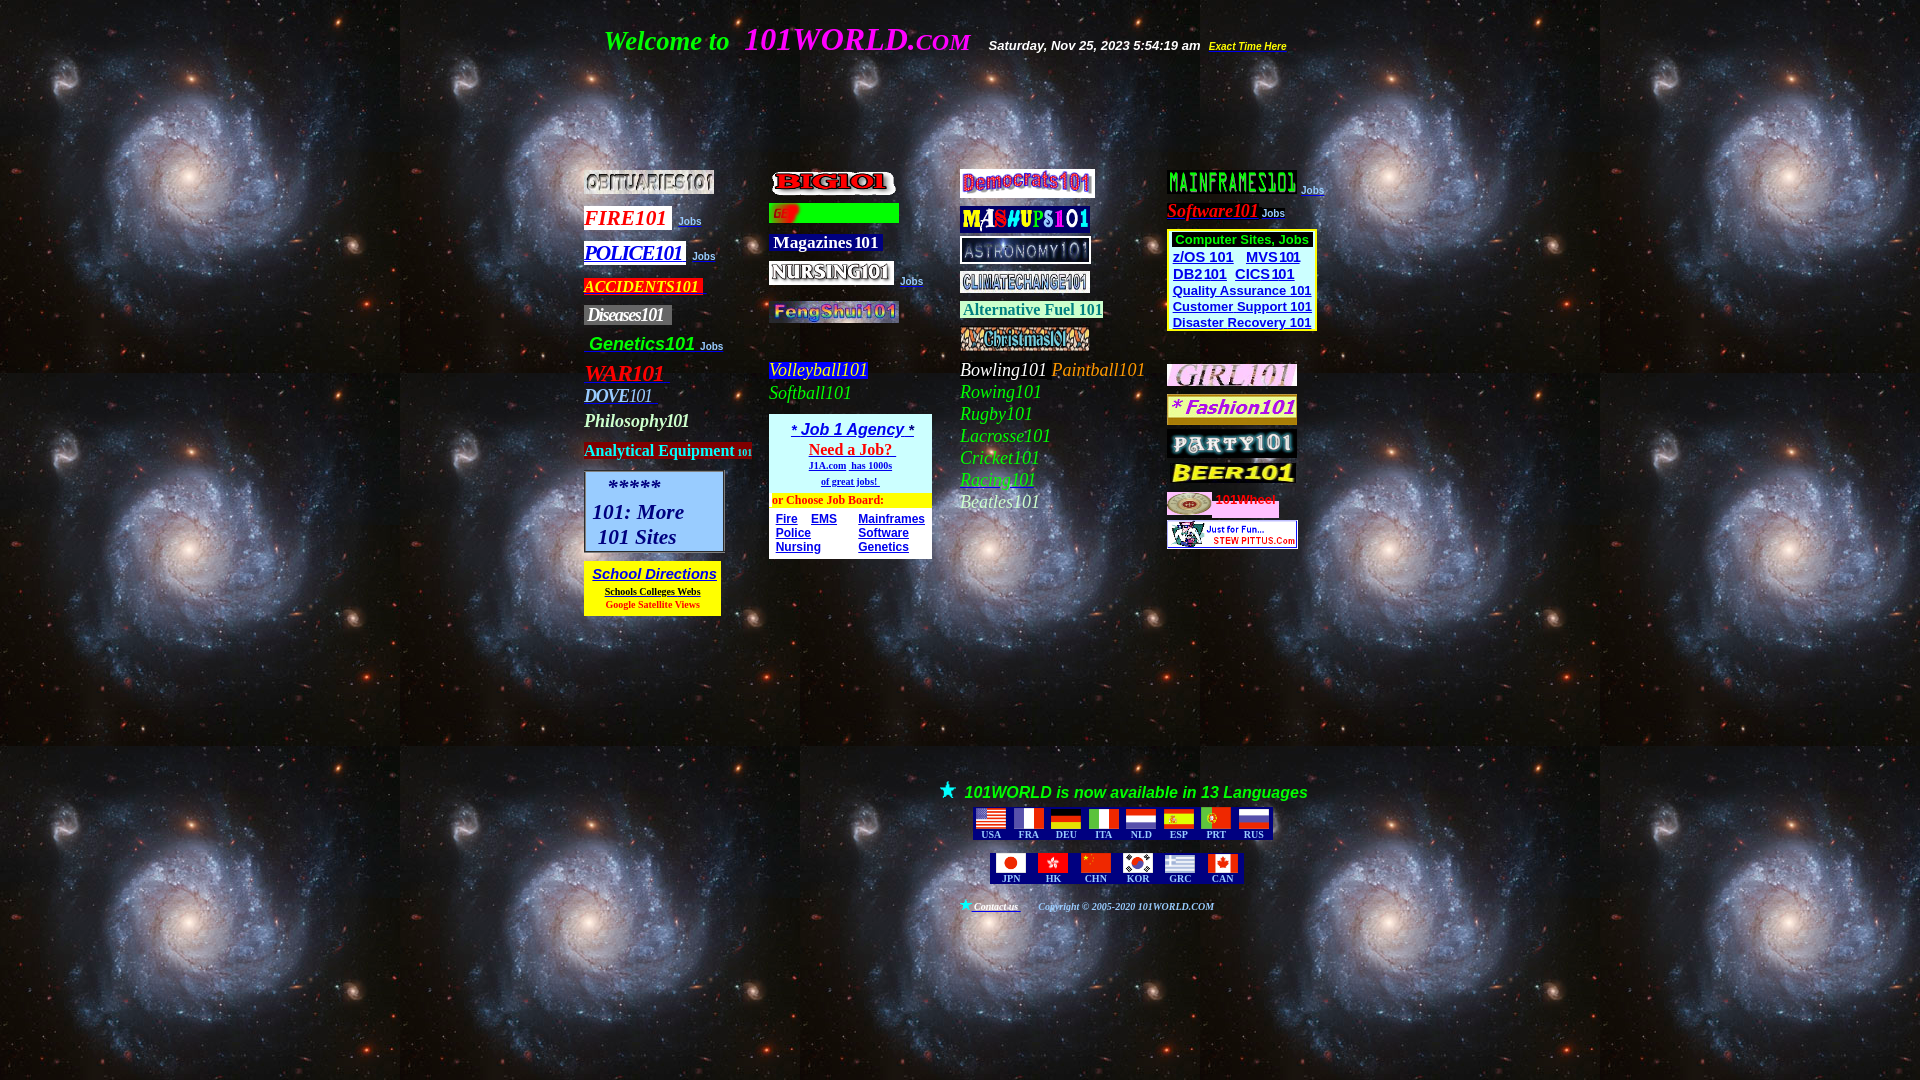  What do you see at coordinates (633, 253) in the screenshot?
I see `'POLICE101'` at bounding box center [633, 253].